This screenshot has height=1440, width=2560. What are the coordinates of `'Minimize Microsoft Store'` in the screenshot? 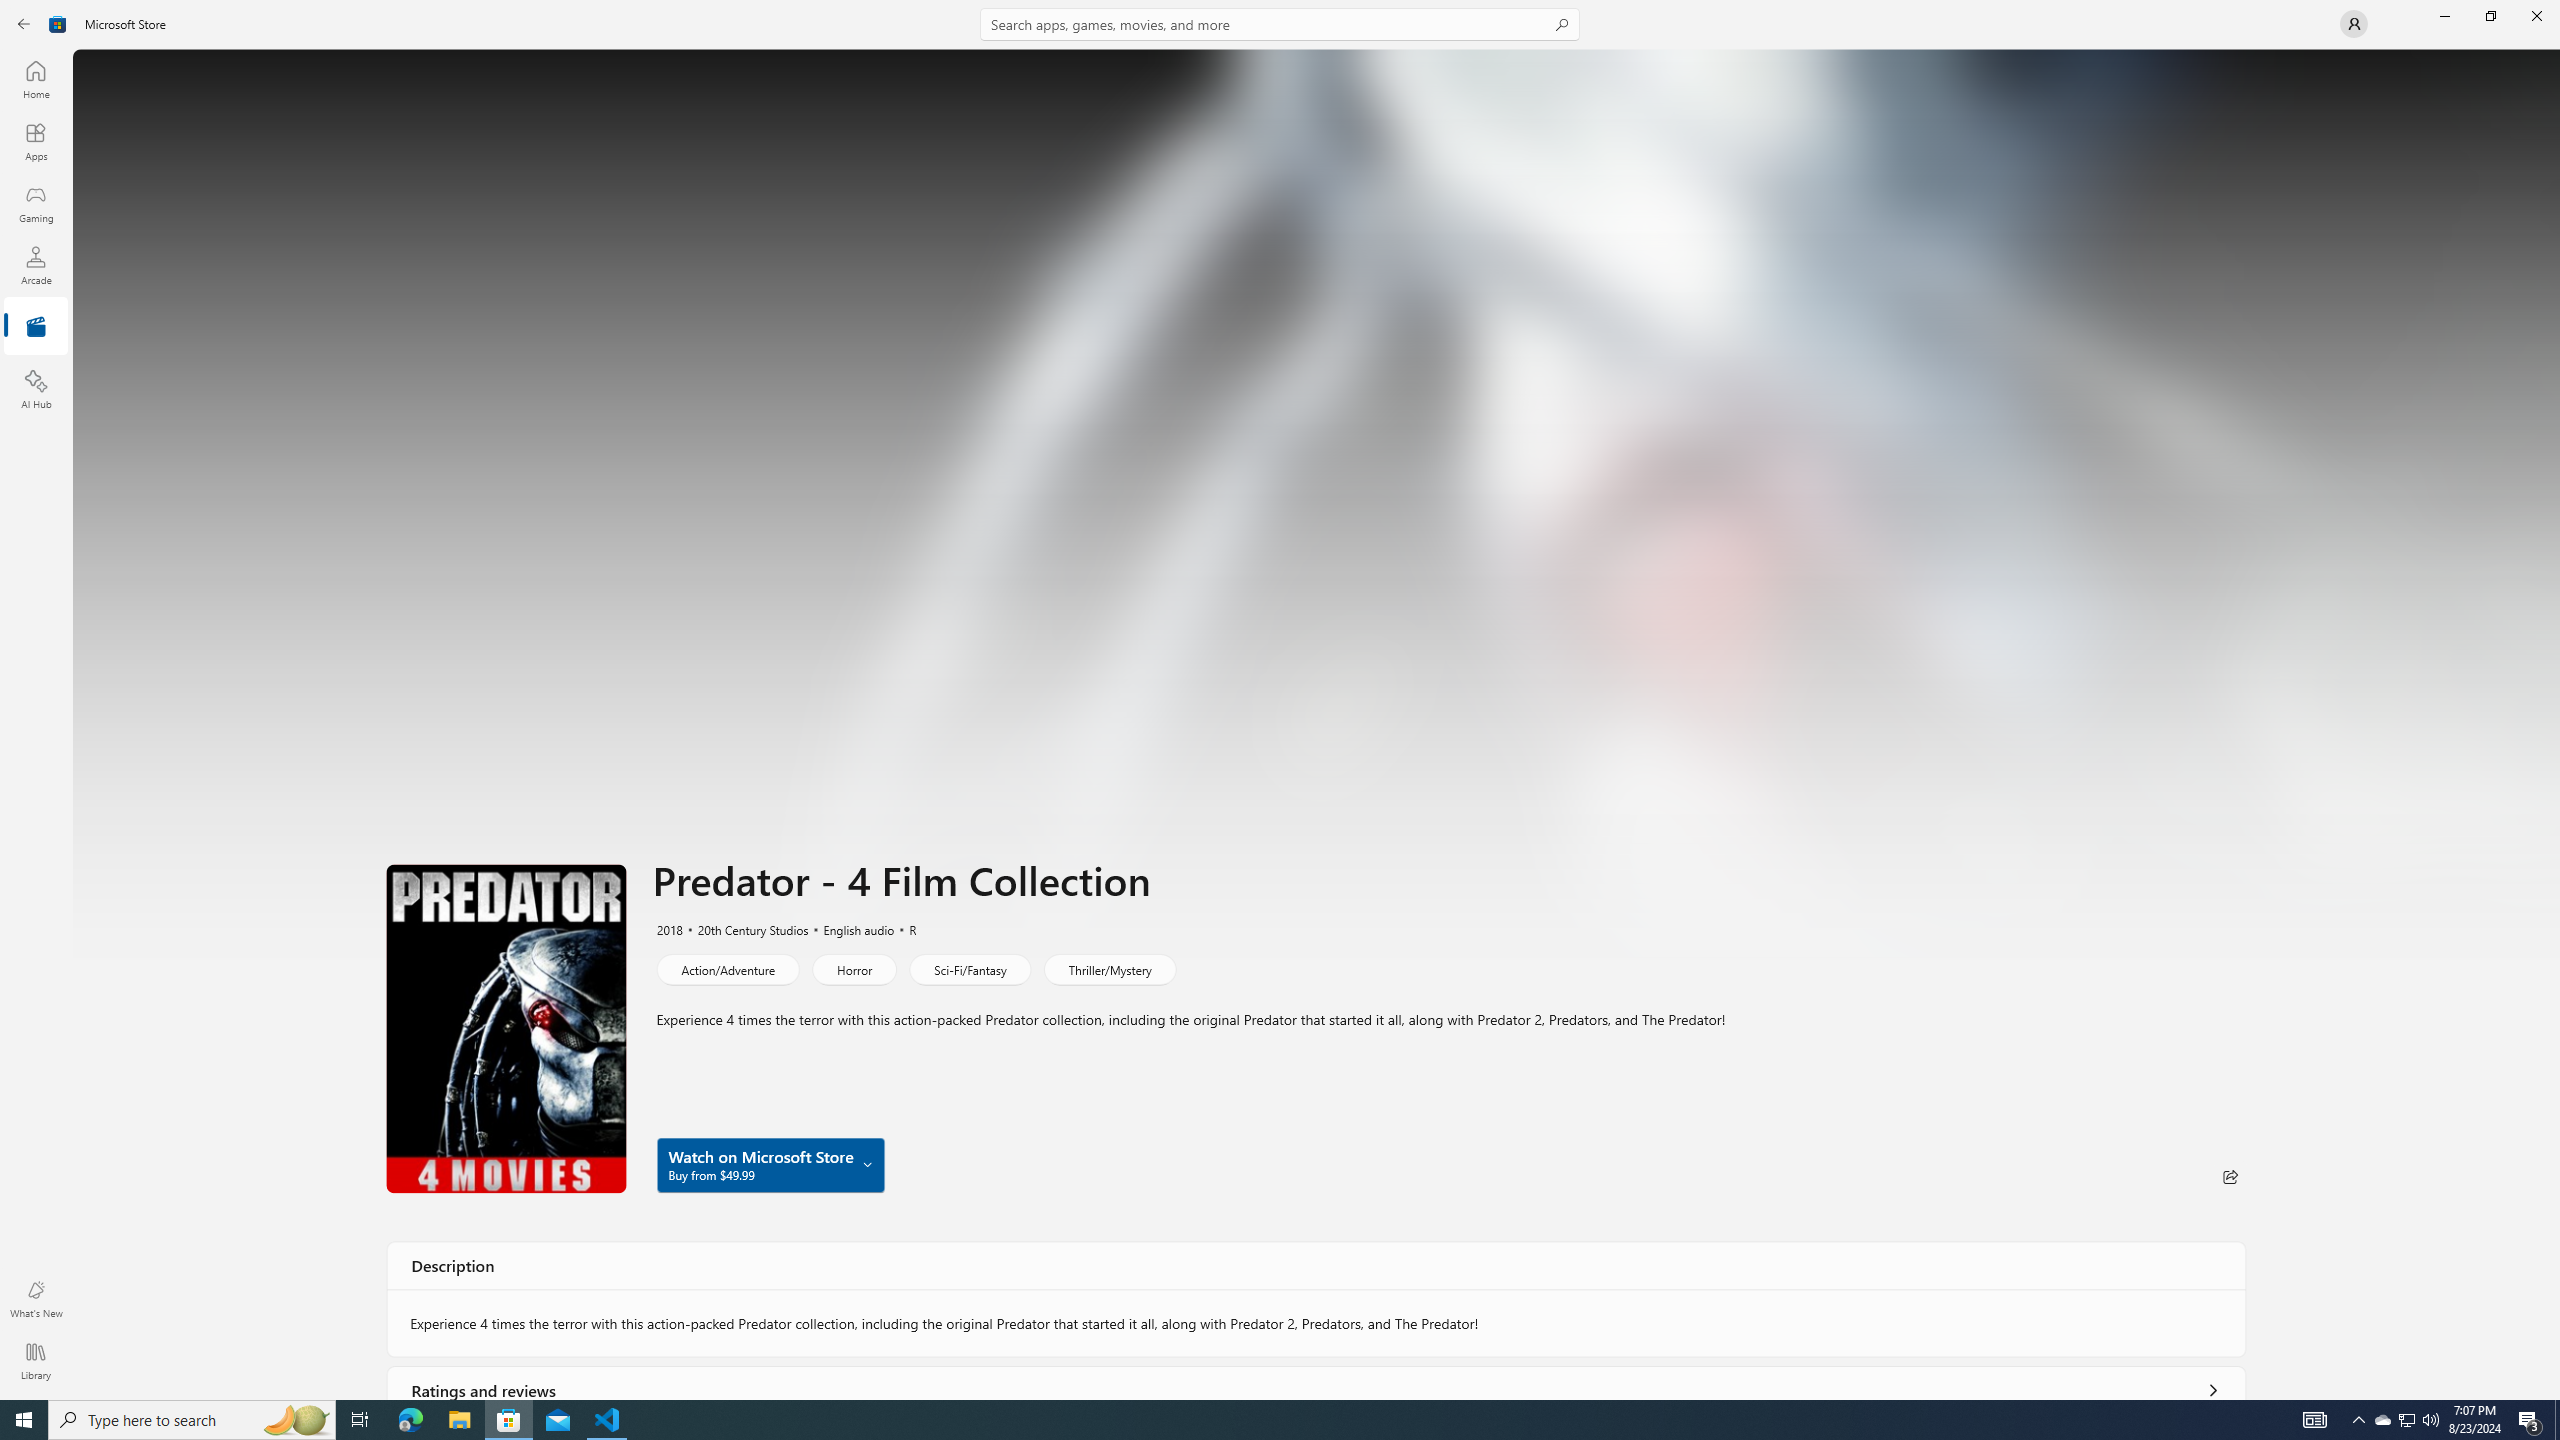 It's located at (2443, 15).